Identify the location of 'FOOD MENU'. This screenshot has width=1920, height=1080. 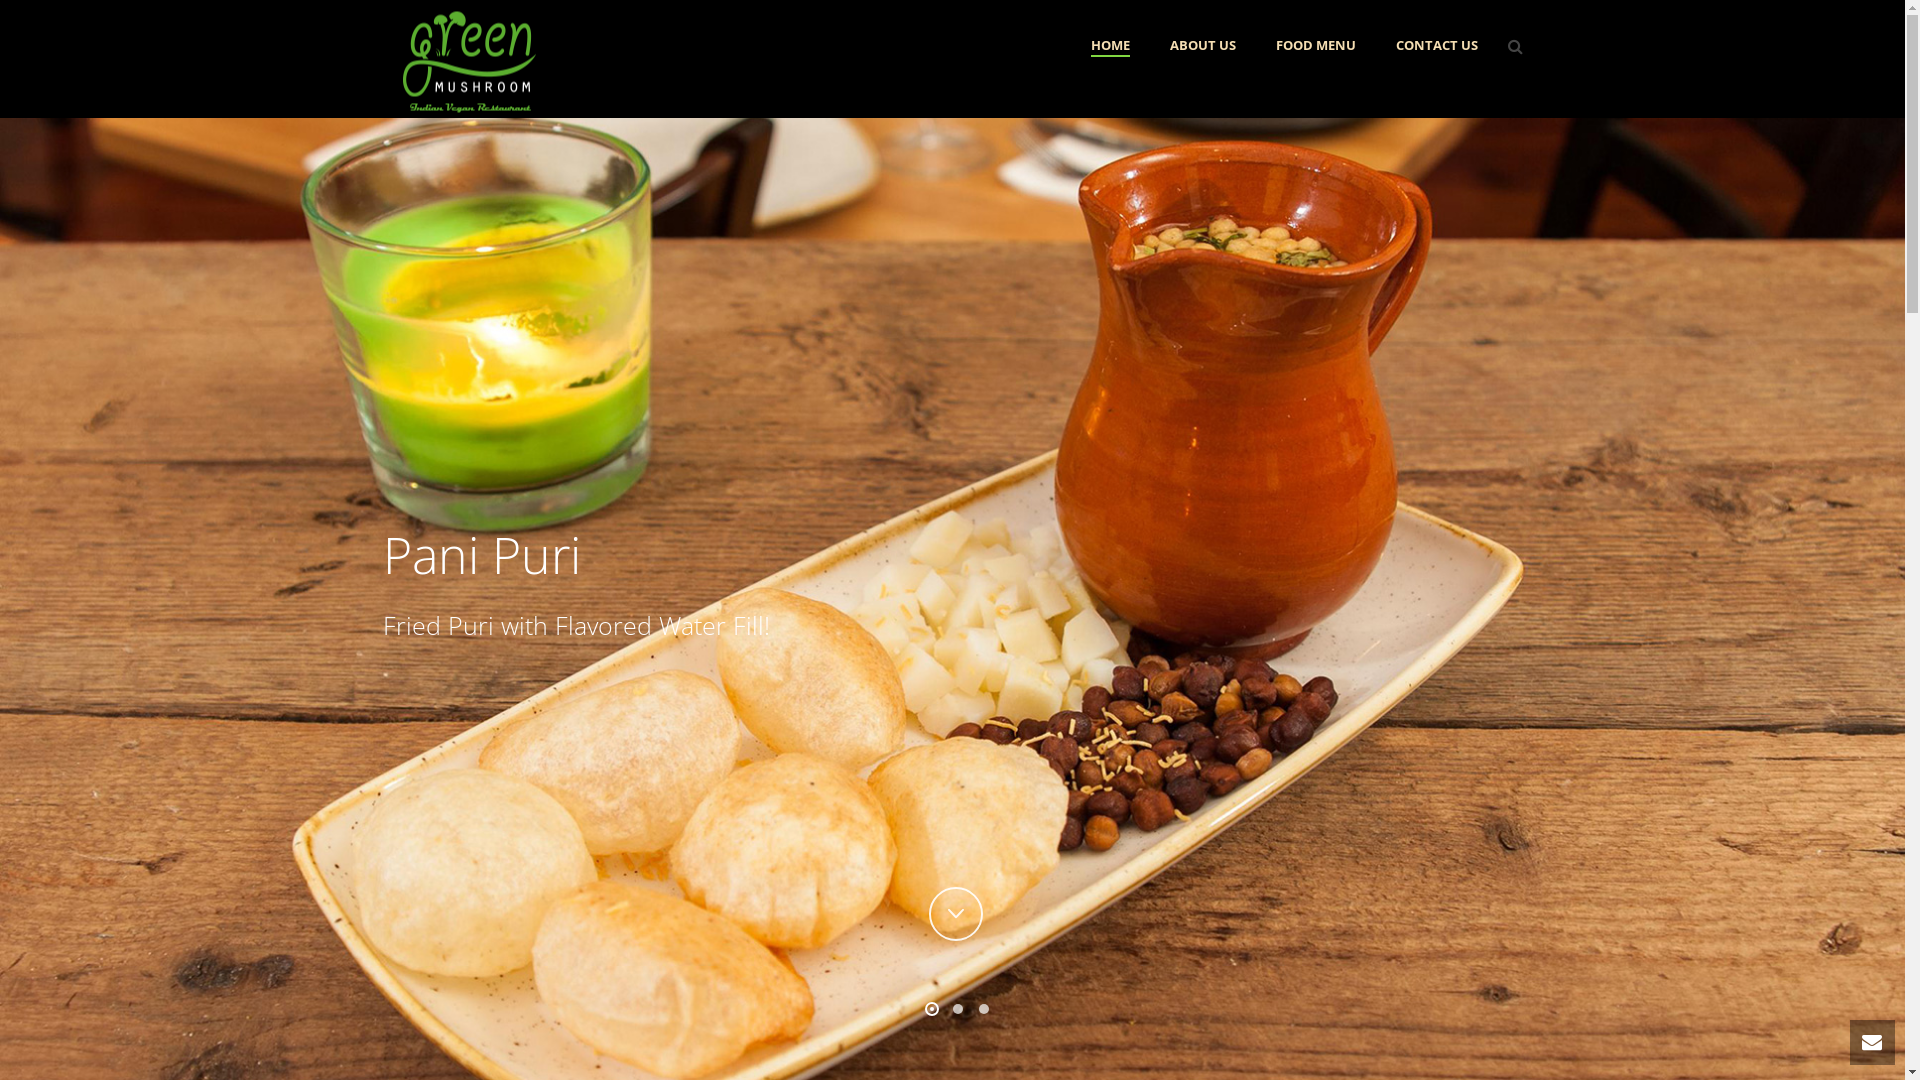
(1315, 45).